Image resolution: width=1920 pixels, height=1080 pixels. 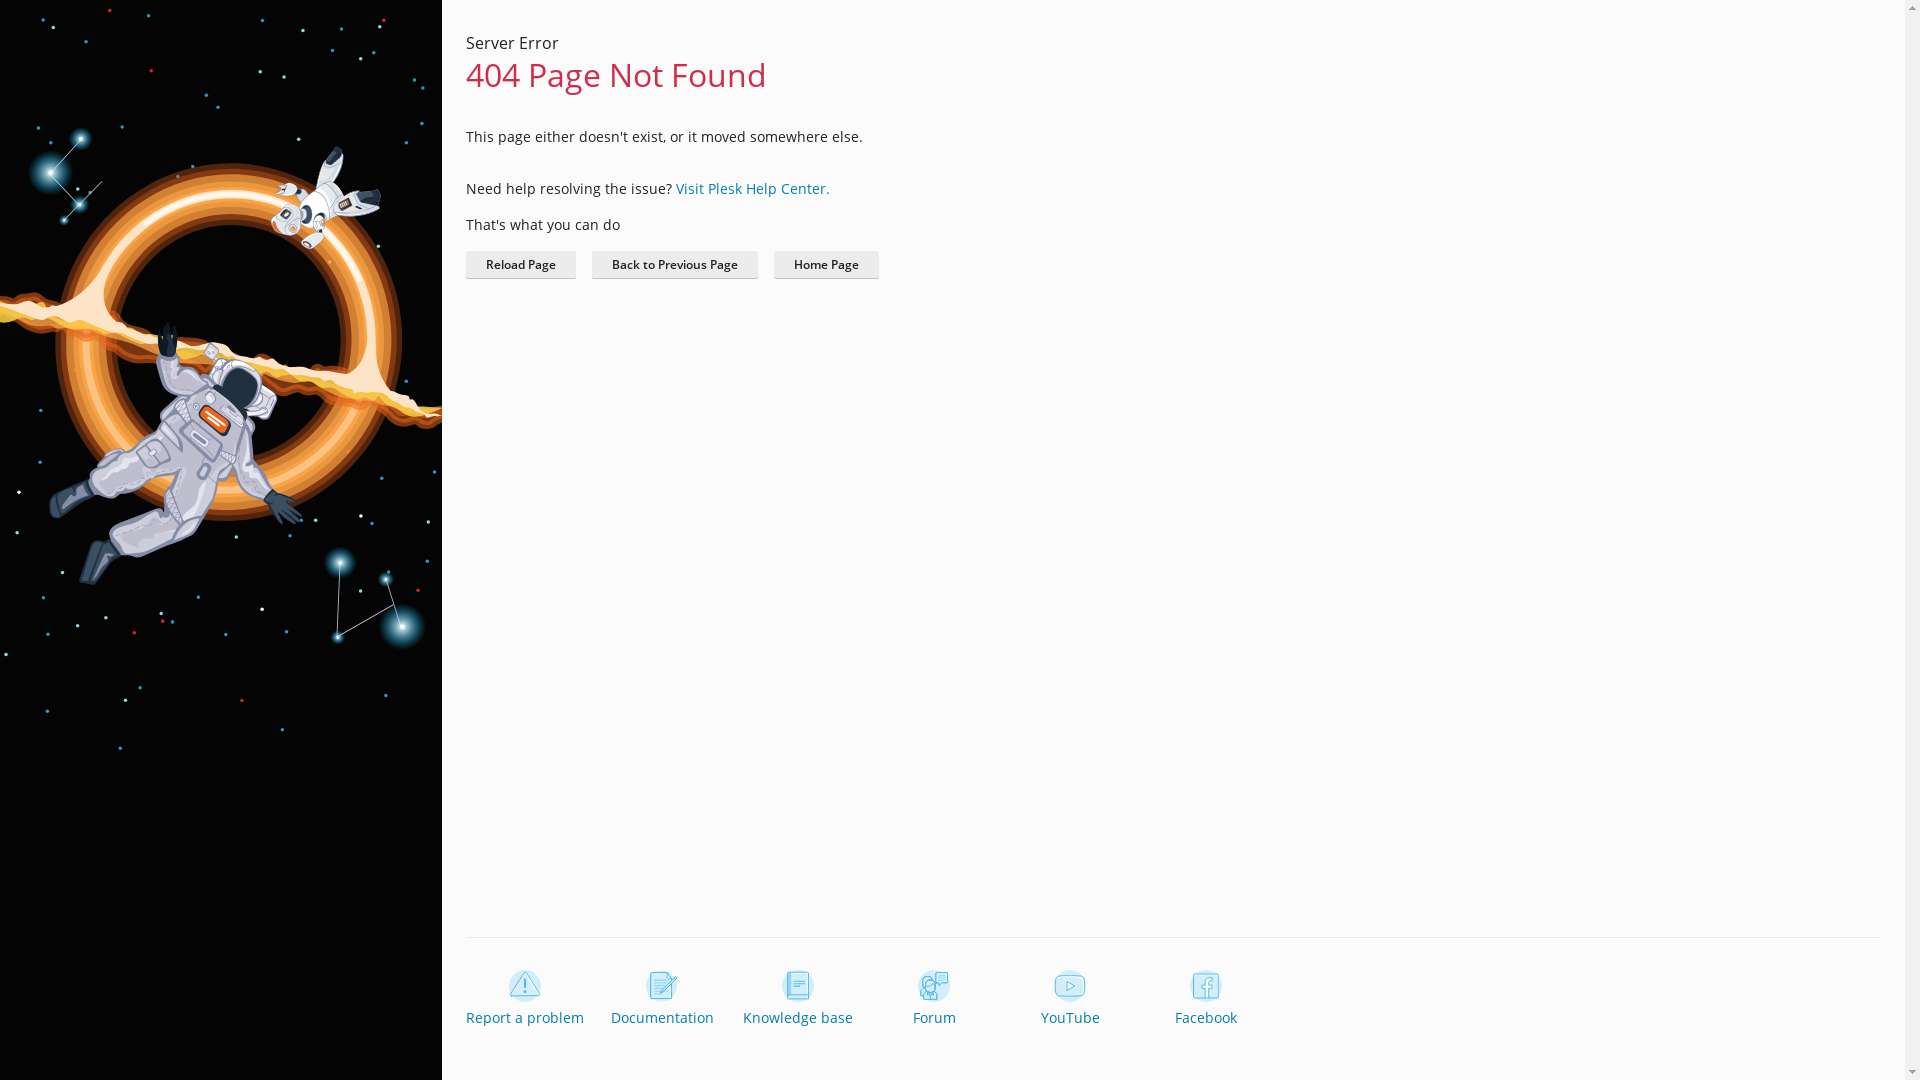 What do you see at coordinates (603, 999) in the screenshot?
I see `'Documentation'` at bounding box center [603, 999].